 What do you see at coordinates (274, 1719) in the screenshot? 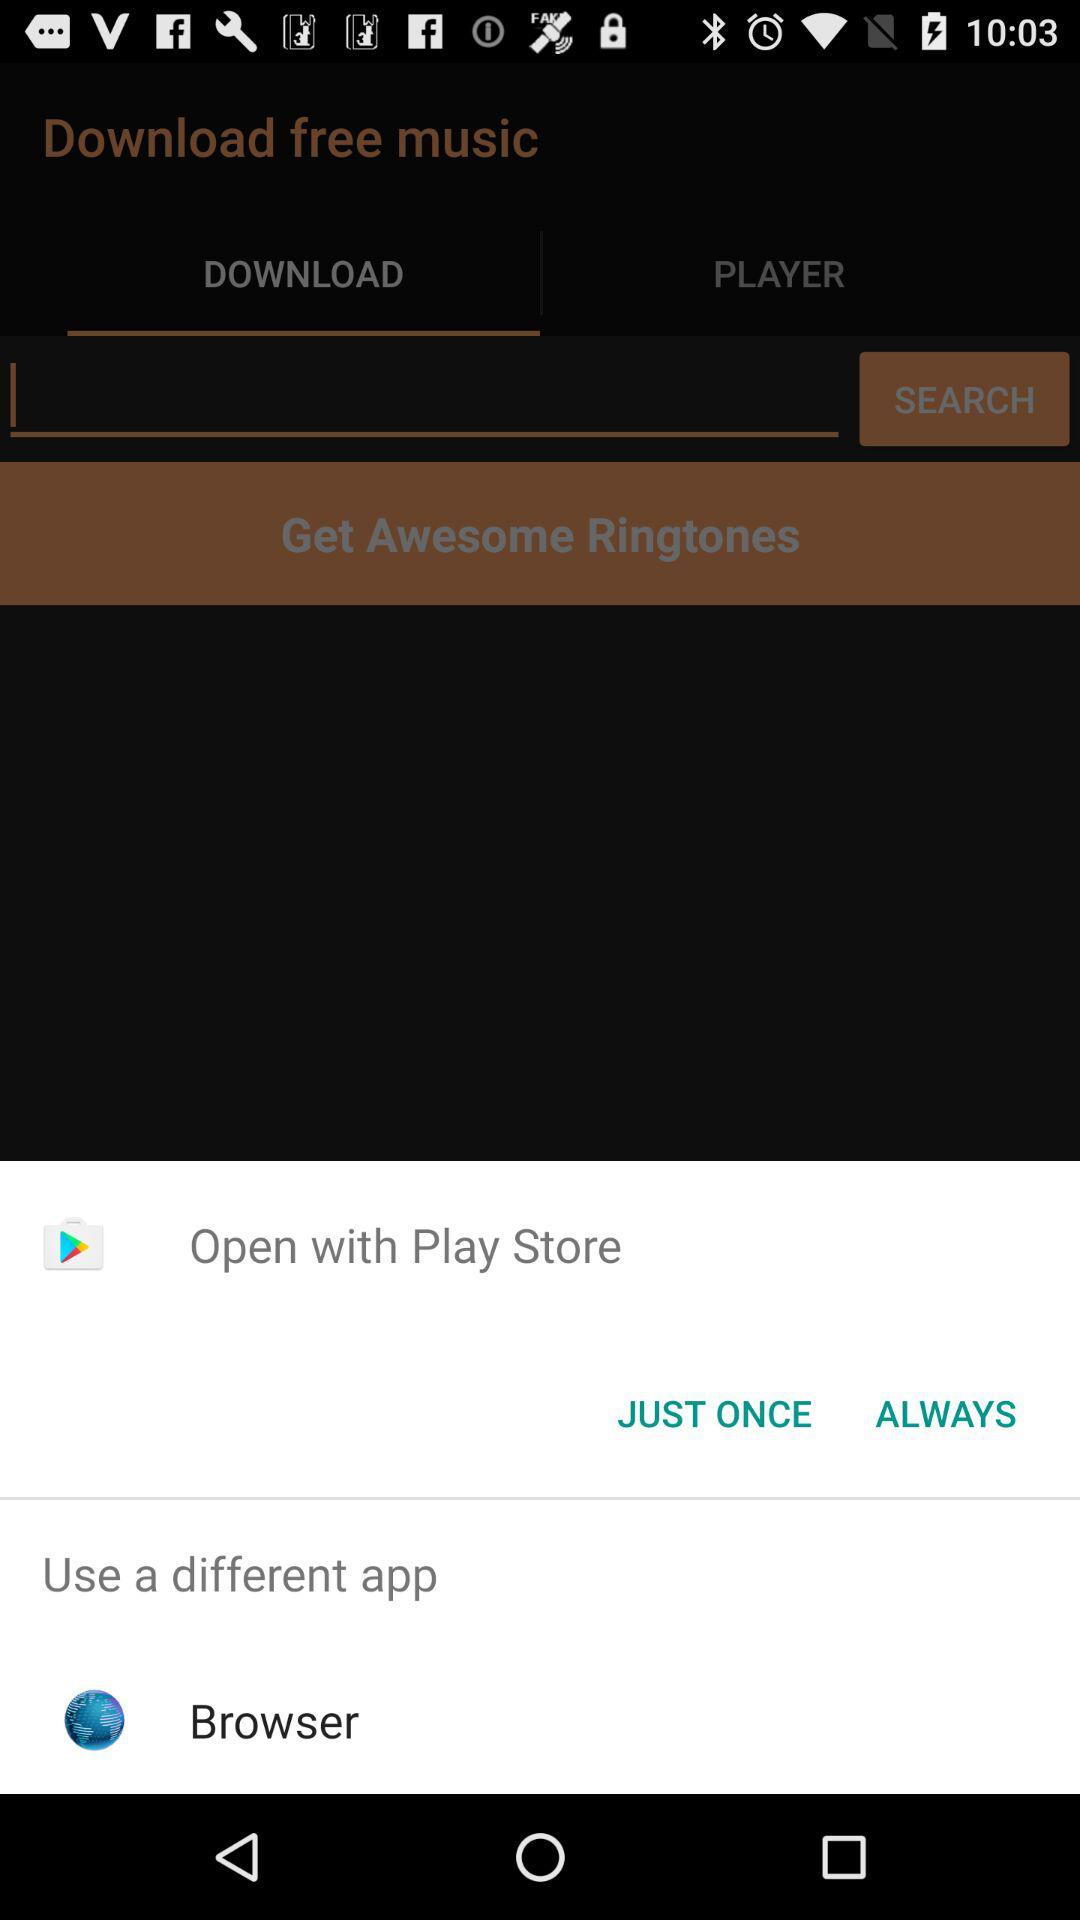
I see `the item below use a different icon` at bounding box center [274, 1719].